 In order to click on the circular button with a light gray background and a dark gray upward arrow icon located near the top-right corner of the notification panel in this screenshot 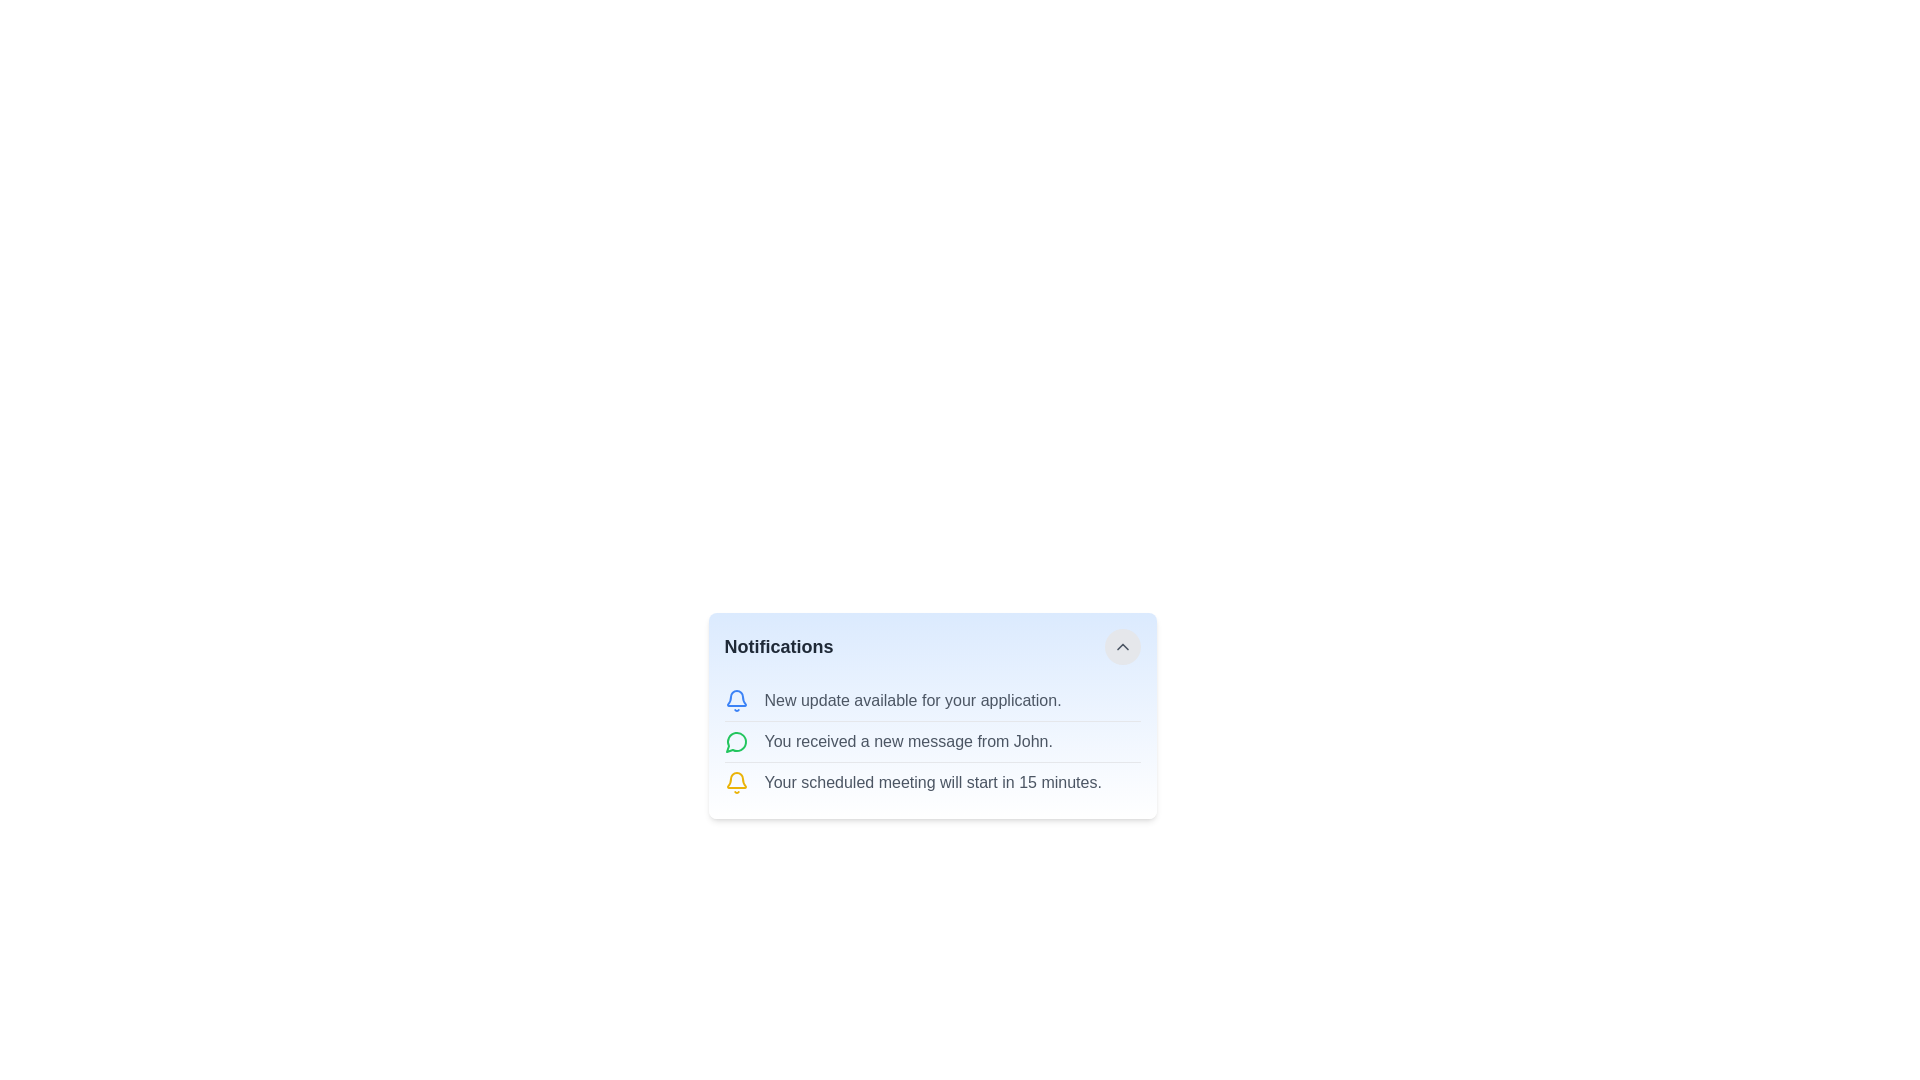, I will do `click(1122, 647)`.